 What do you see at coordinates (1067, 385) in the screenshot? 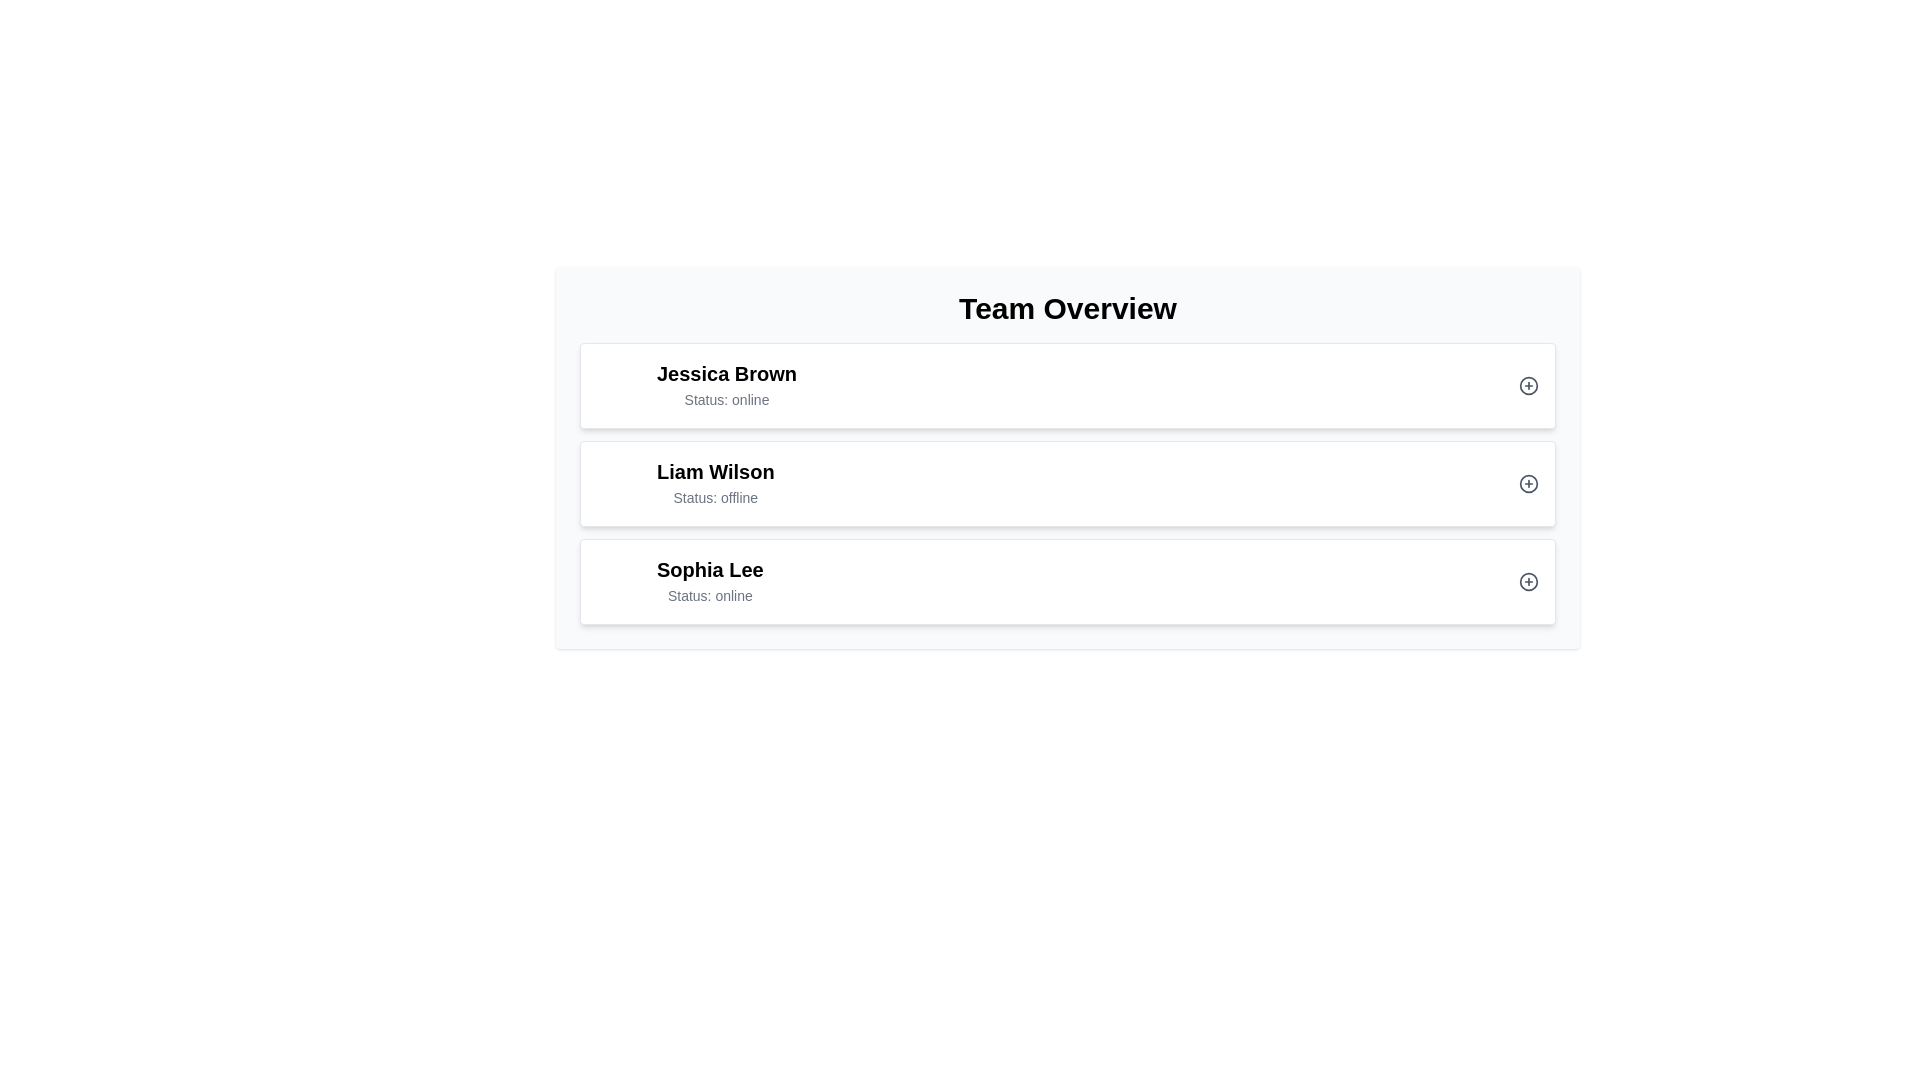
I see `the first user profile card in the 'Team Overview' section, which is adjacent to 'Liam Wilson' and 'Sophia Lee'` at bounding box center [1067, 385].